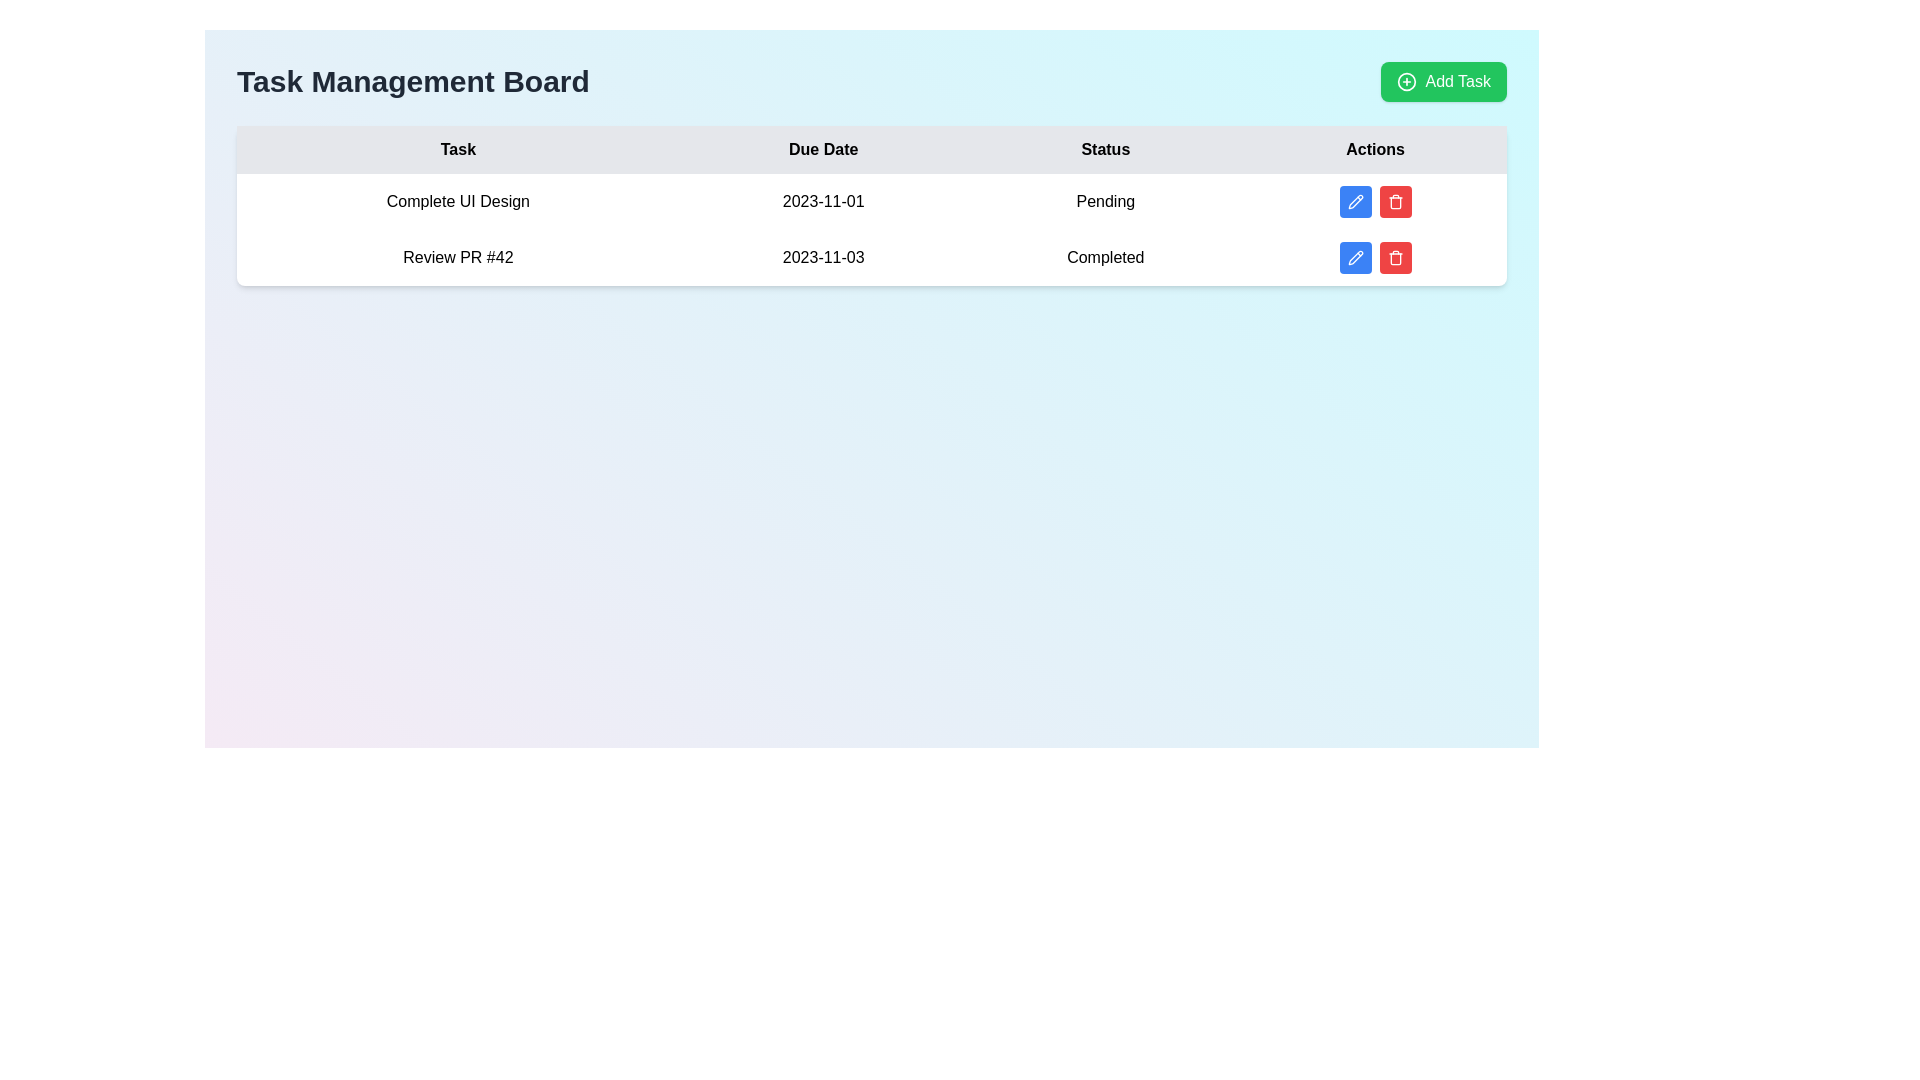  I want to click on the deletion button located in the second row of the task list, which is the second button in the 'Actions' column, so click(1394, 257).